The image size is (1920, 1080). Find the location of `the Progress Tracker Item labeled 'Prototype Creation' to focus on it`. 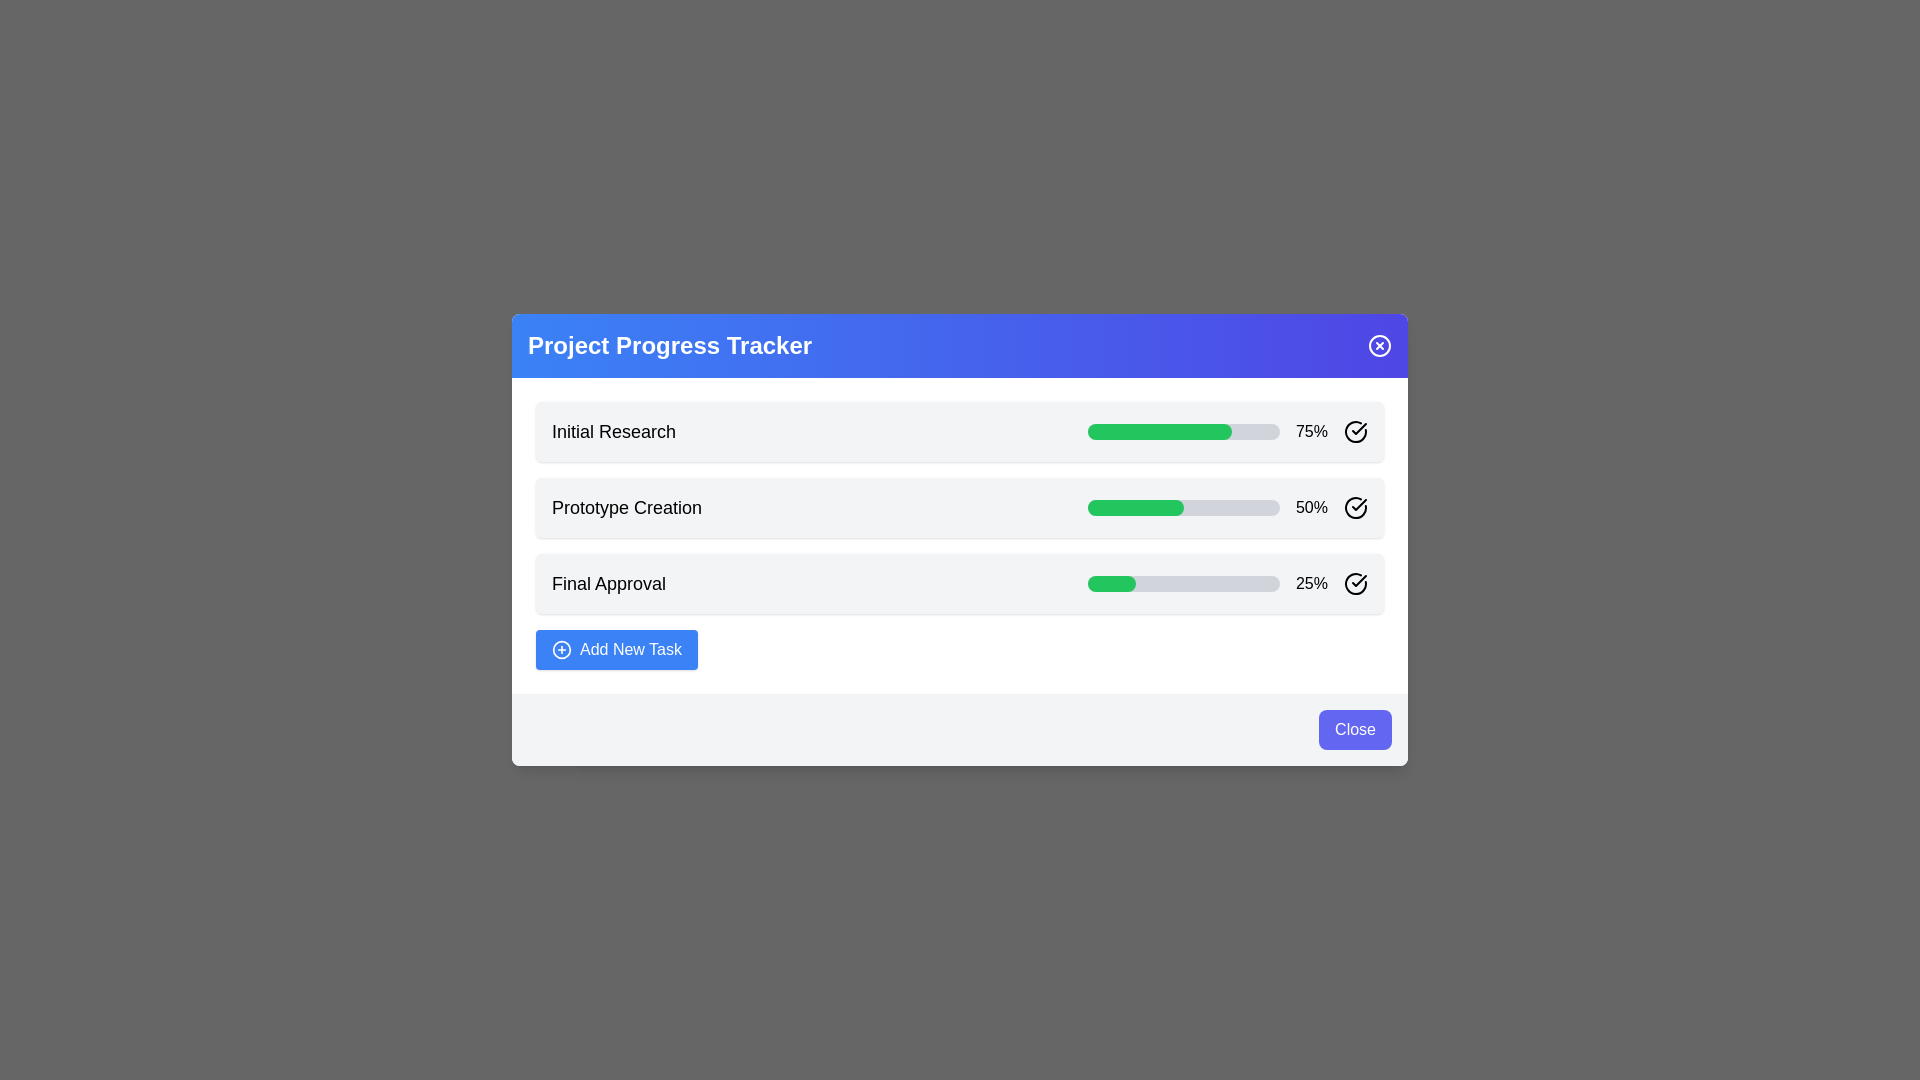

the Progress Tracker Item labeled 'Prototype Creation' to focus on it is located at coordinates (960, 507).